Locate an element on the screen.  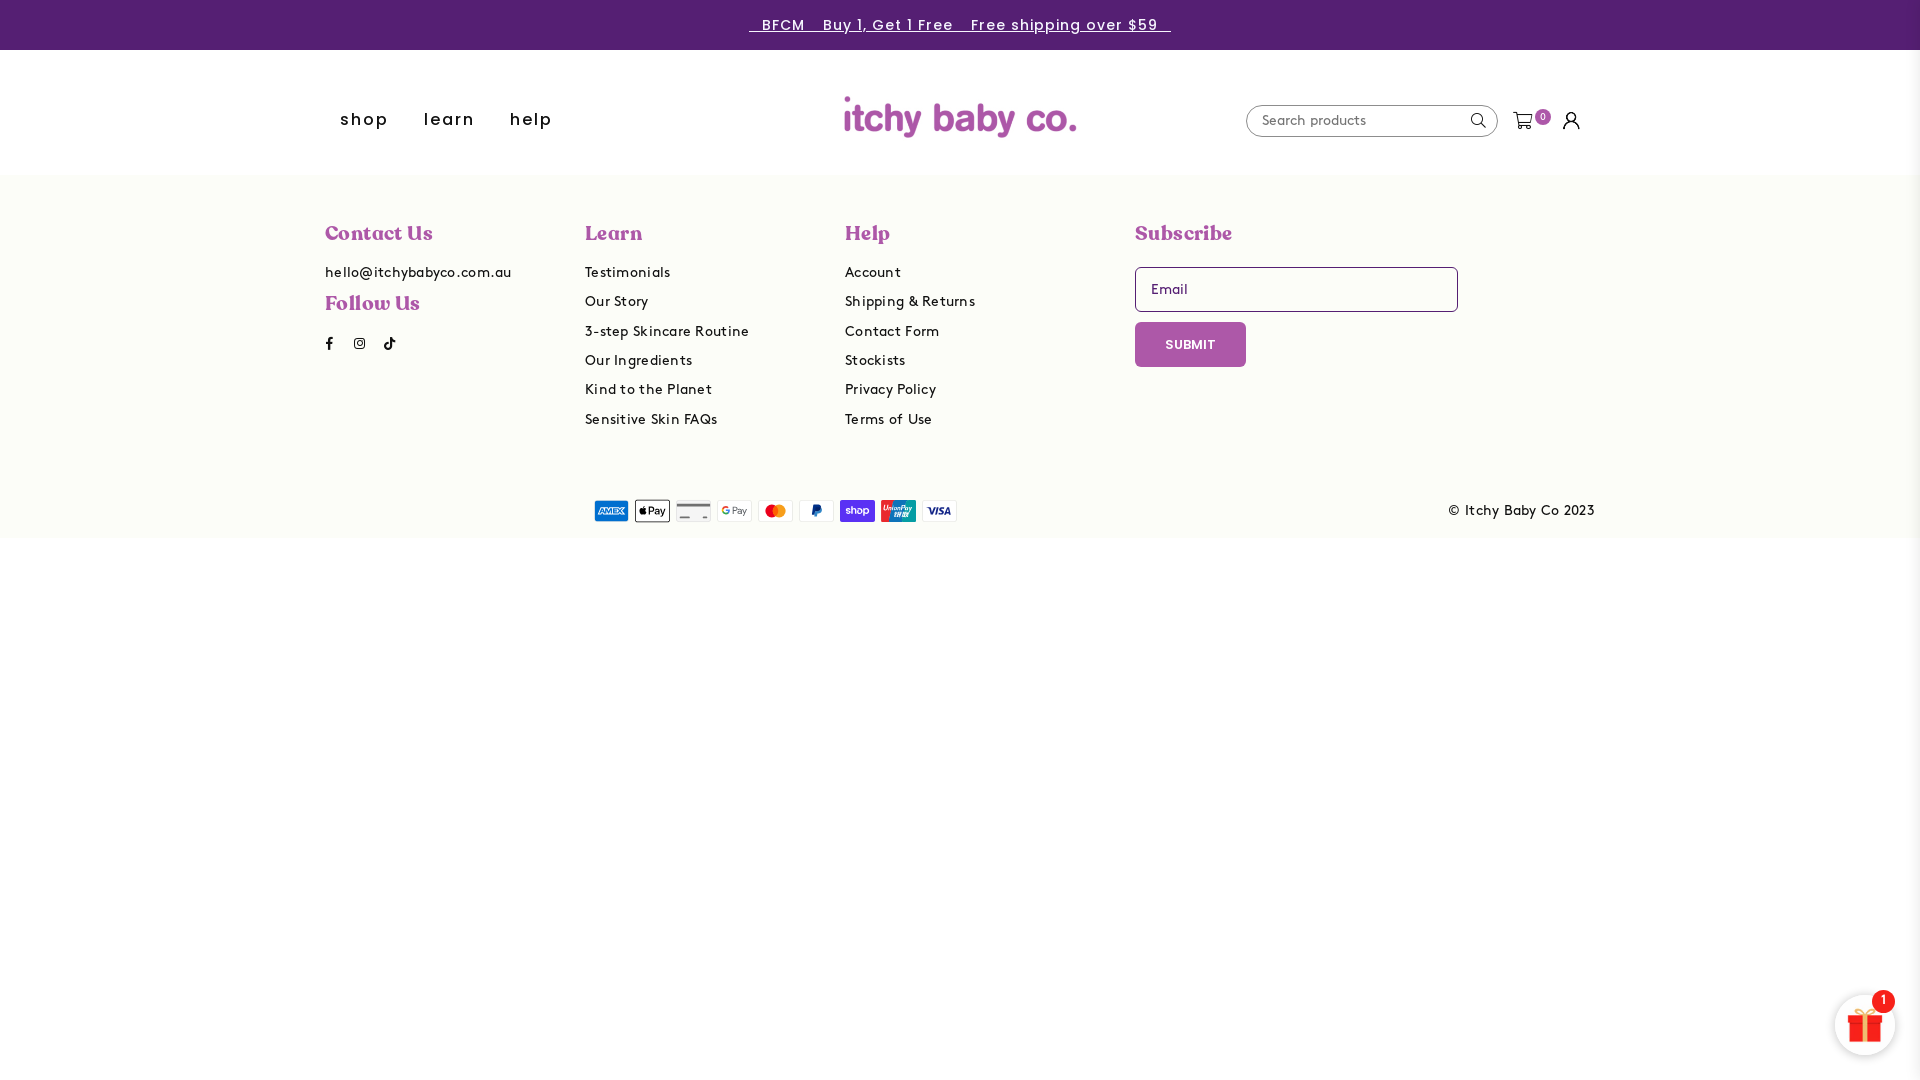
'Logout' is located at coordinates (1570, 120).